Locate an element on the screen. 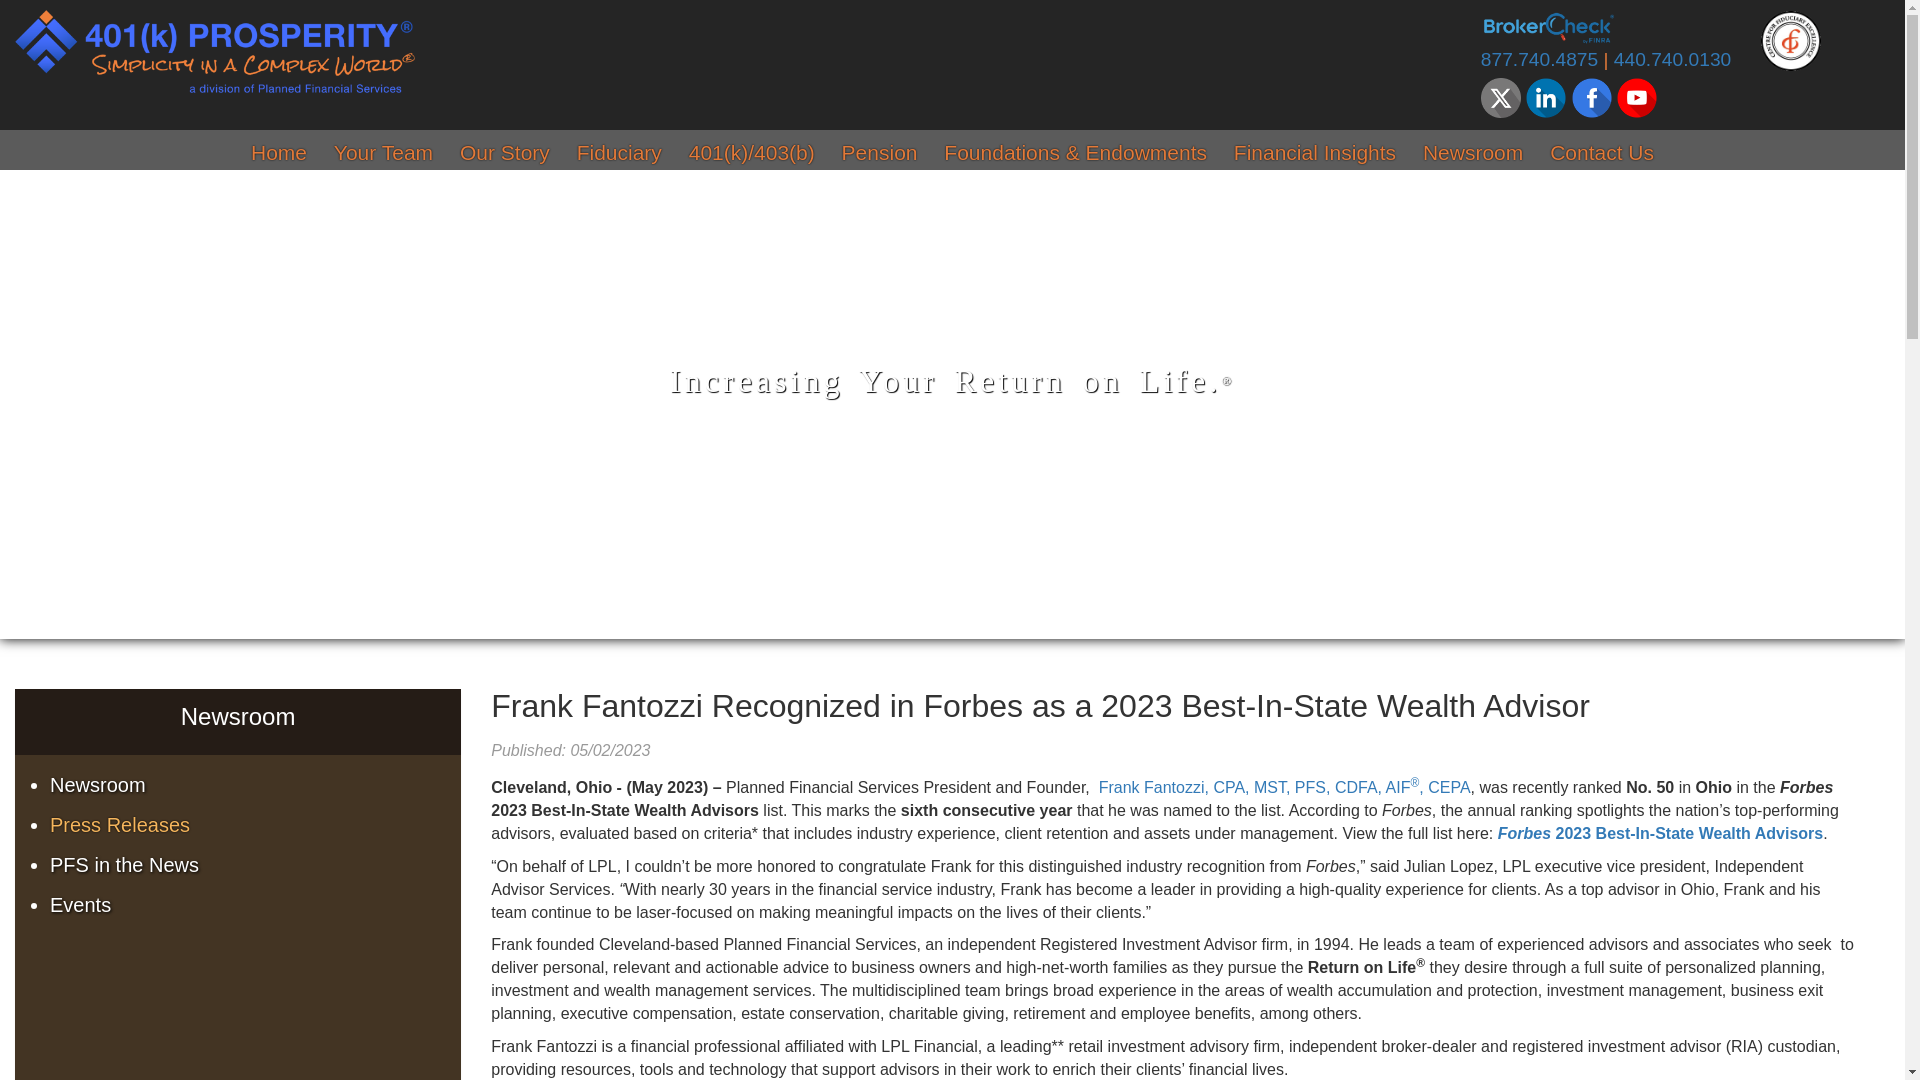 The width and height of the screenshot is (1920, 1080). 'Your Team' is located at coordinates (383, 154).